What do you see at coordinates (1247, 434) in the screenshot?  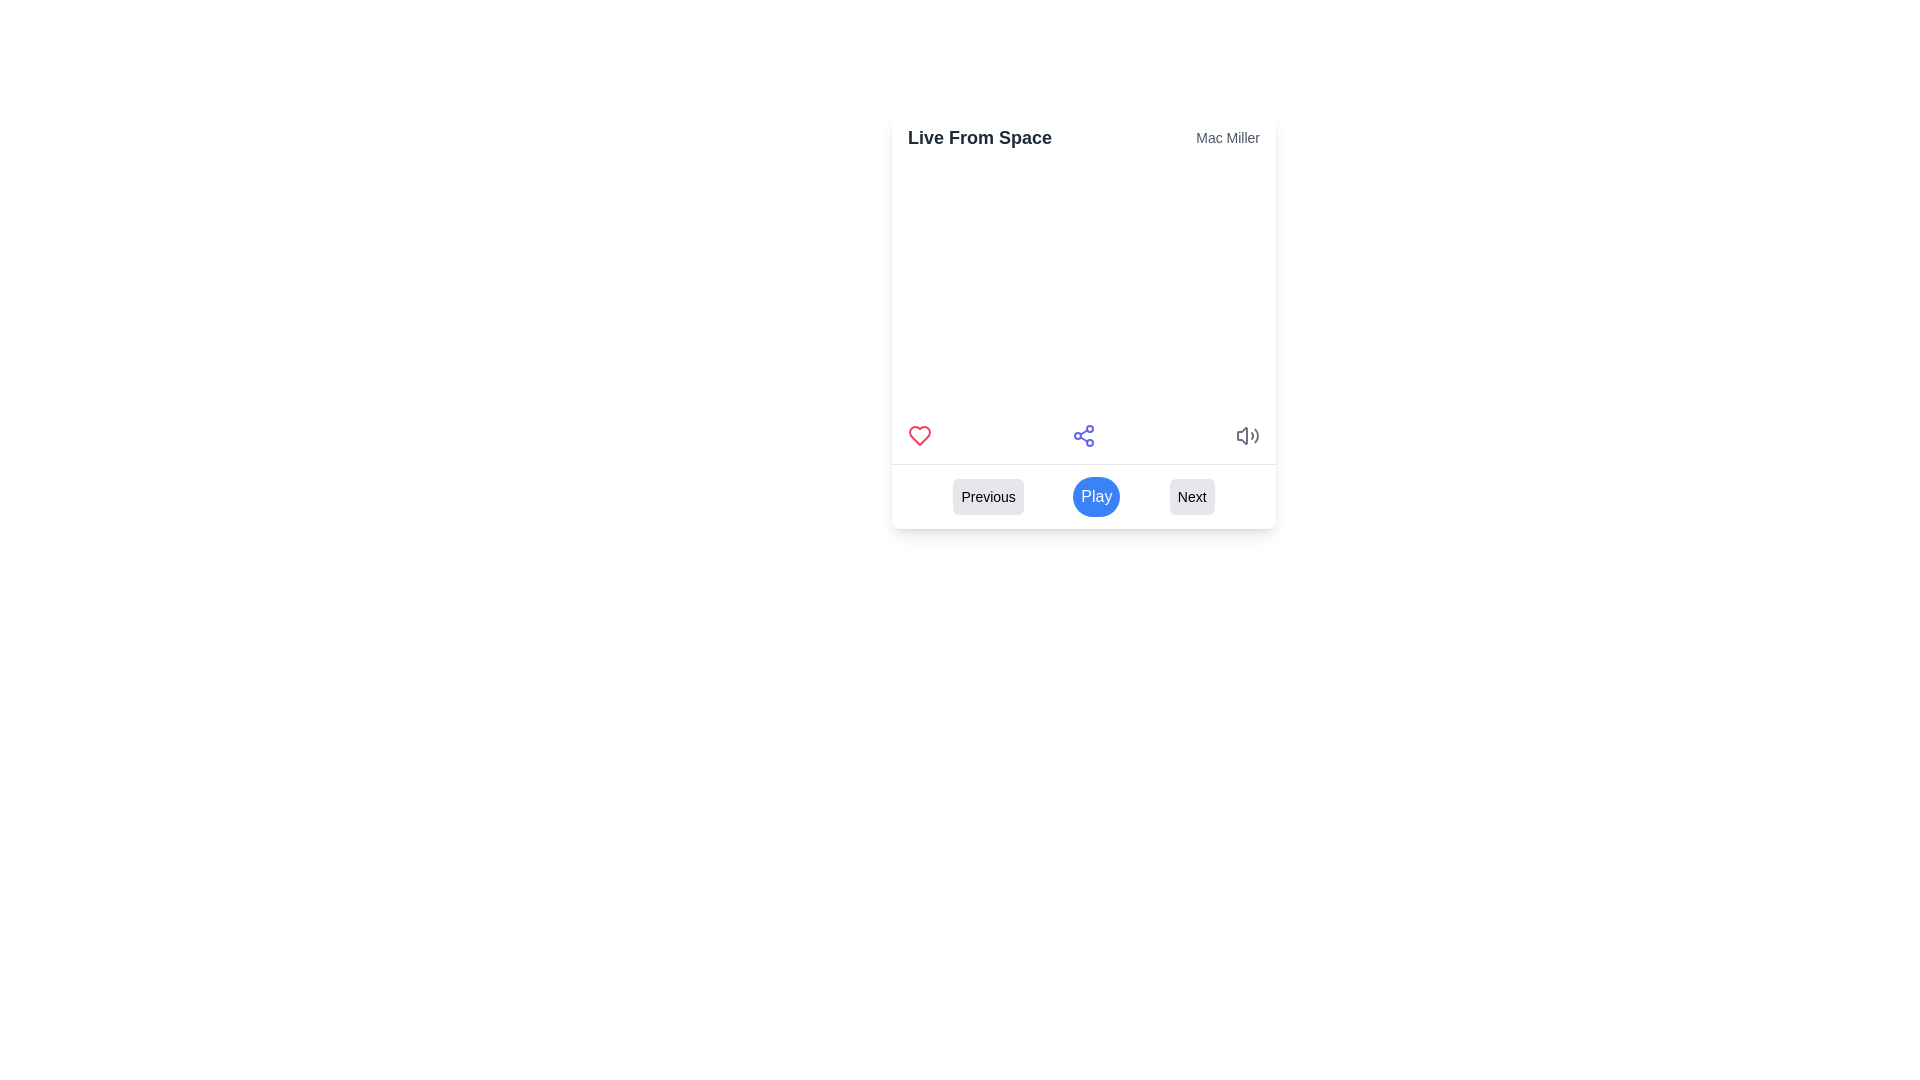 I see `the volume control icon located at the rightmost position of the horizontal row of icons in the media control section of the primary interface card` at bounding box center [1247, 434].